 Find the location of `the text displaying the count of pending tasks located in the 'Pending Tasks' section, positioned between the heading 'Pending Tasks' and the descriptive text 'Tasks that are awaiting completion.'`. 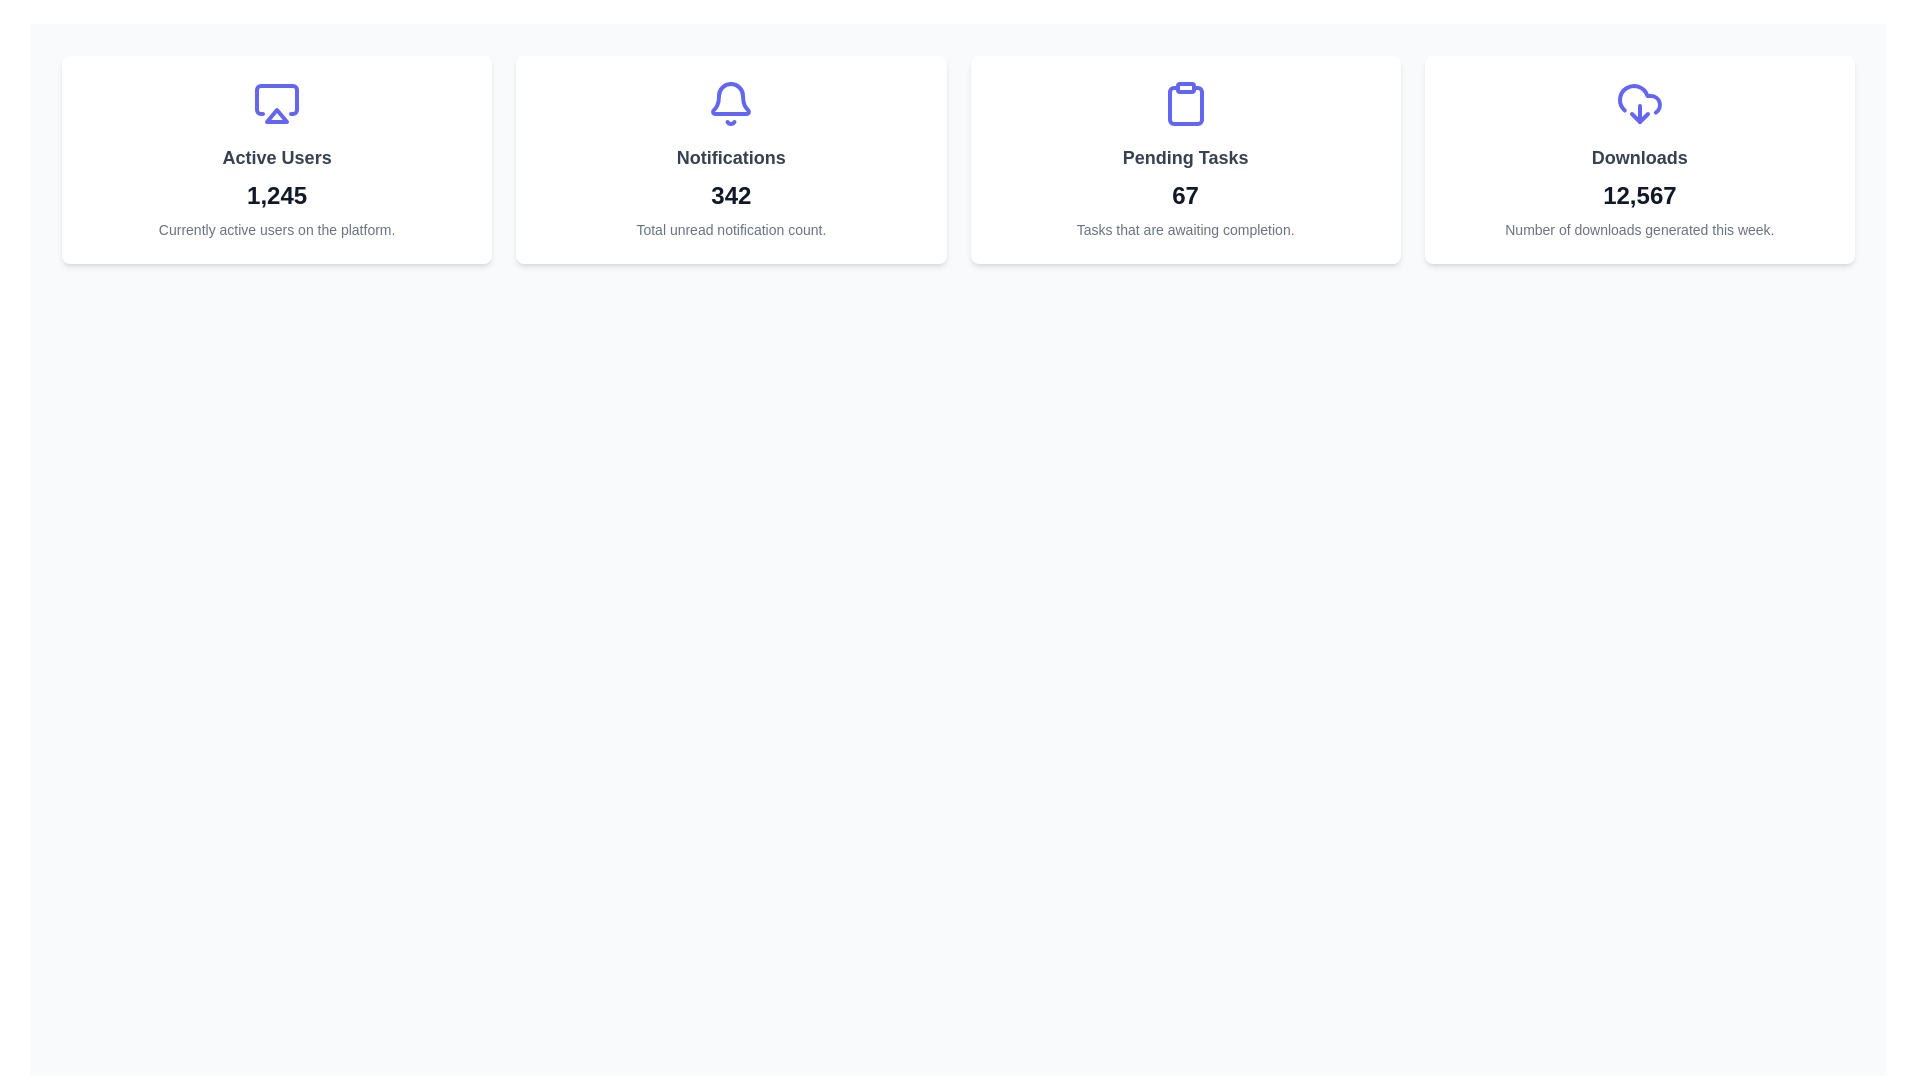

the text displaying the count of pending tasks located in the 'Pending Tasks' section, positioned between the heading 'Pending Tasks' and the descriptive text 'Tasks that are awaiting completion.' is located at coordinates (1185, 196).